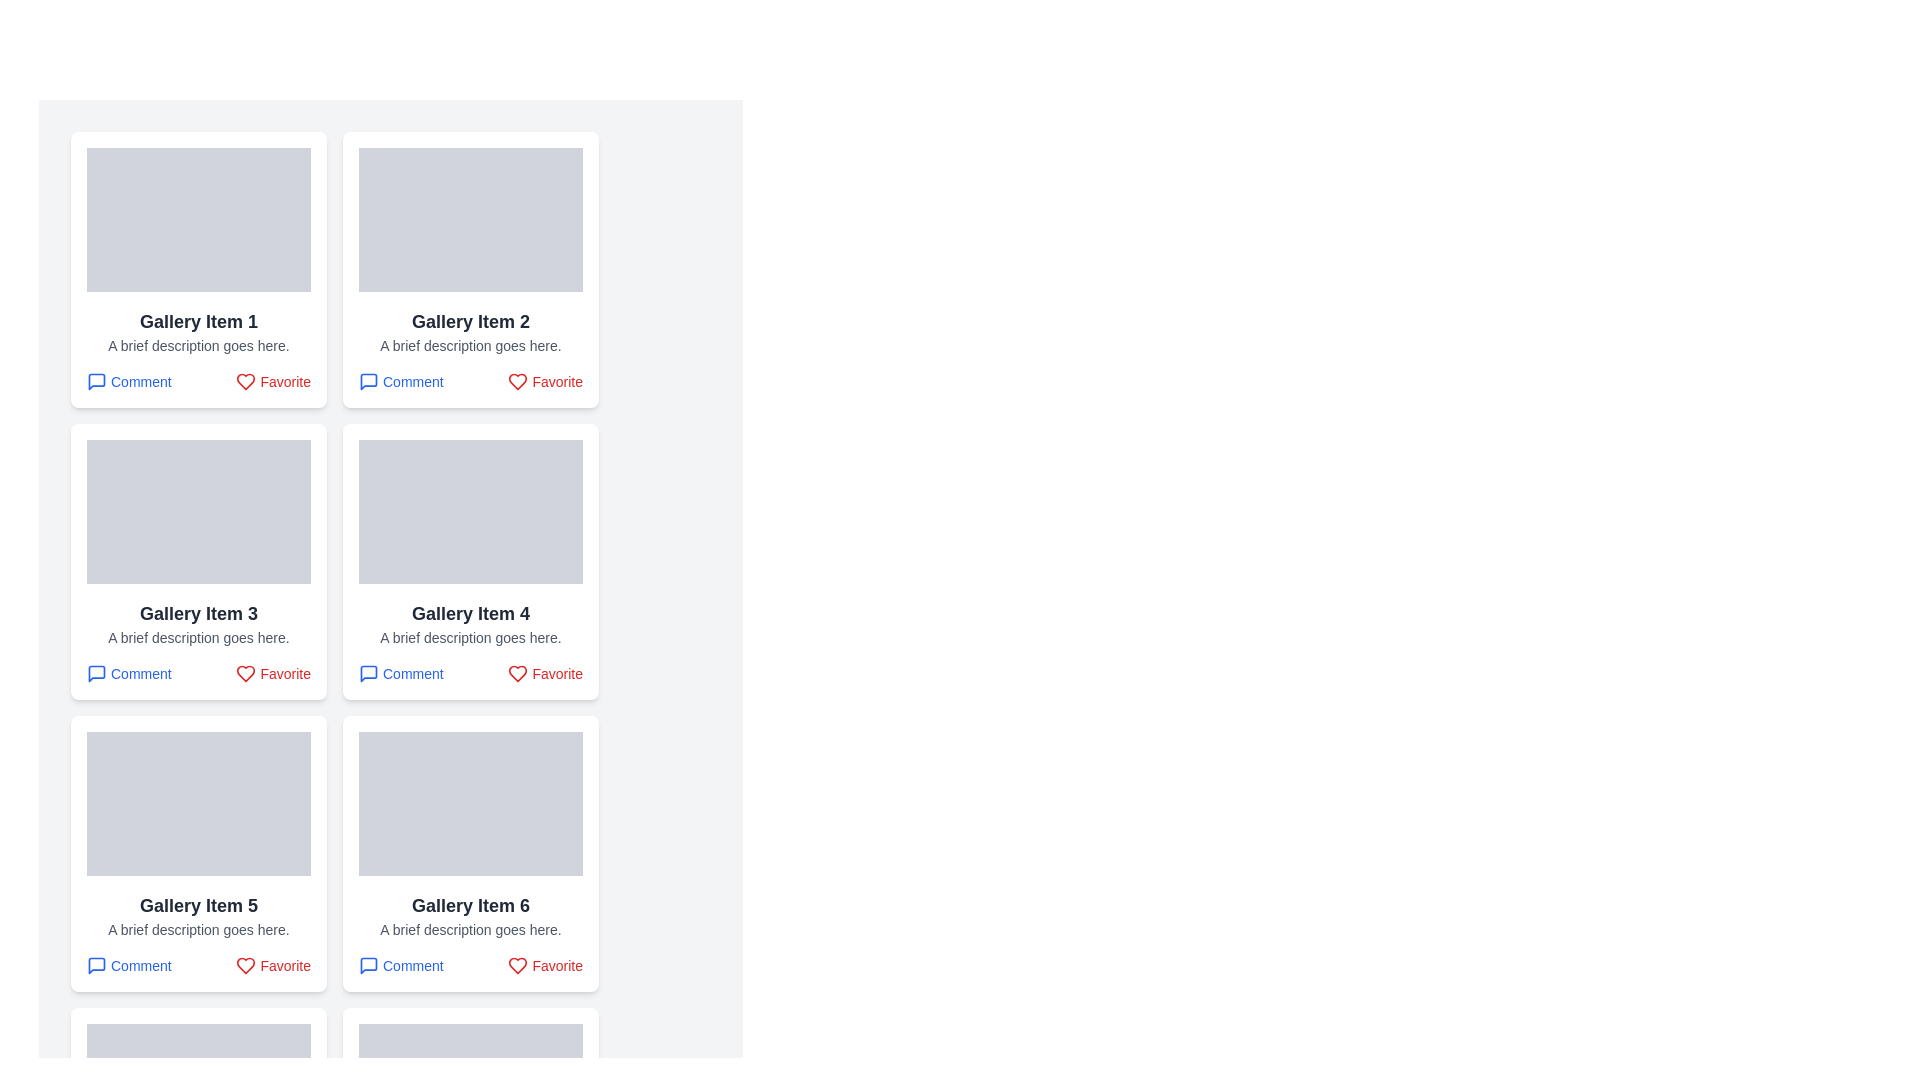 Image resolution: width=1920 pixels, height=1080 pixels. What do you see at coordinates (369, 964) in the screenshot?
I see `the speech bubble icon that represents the comment functionality for the sixth gallery item in the grid, located below the image and title on the action bar` at bounding box center [369, 964].